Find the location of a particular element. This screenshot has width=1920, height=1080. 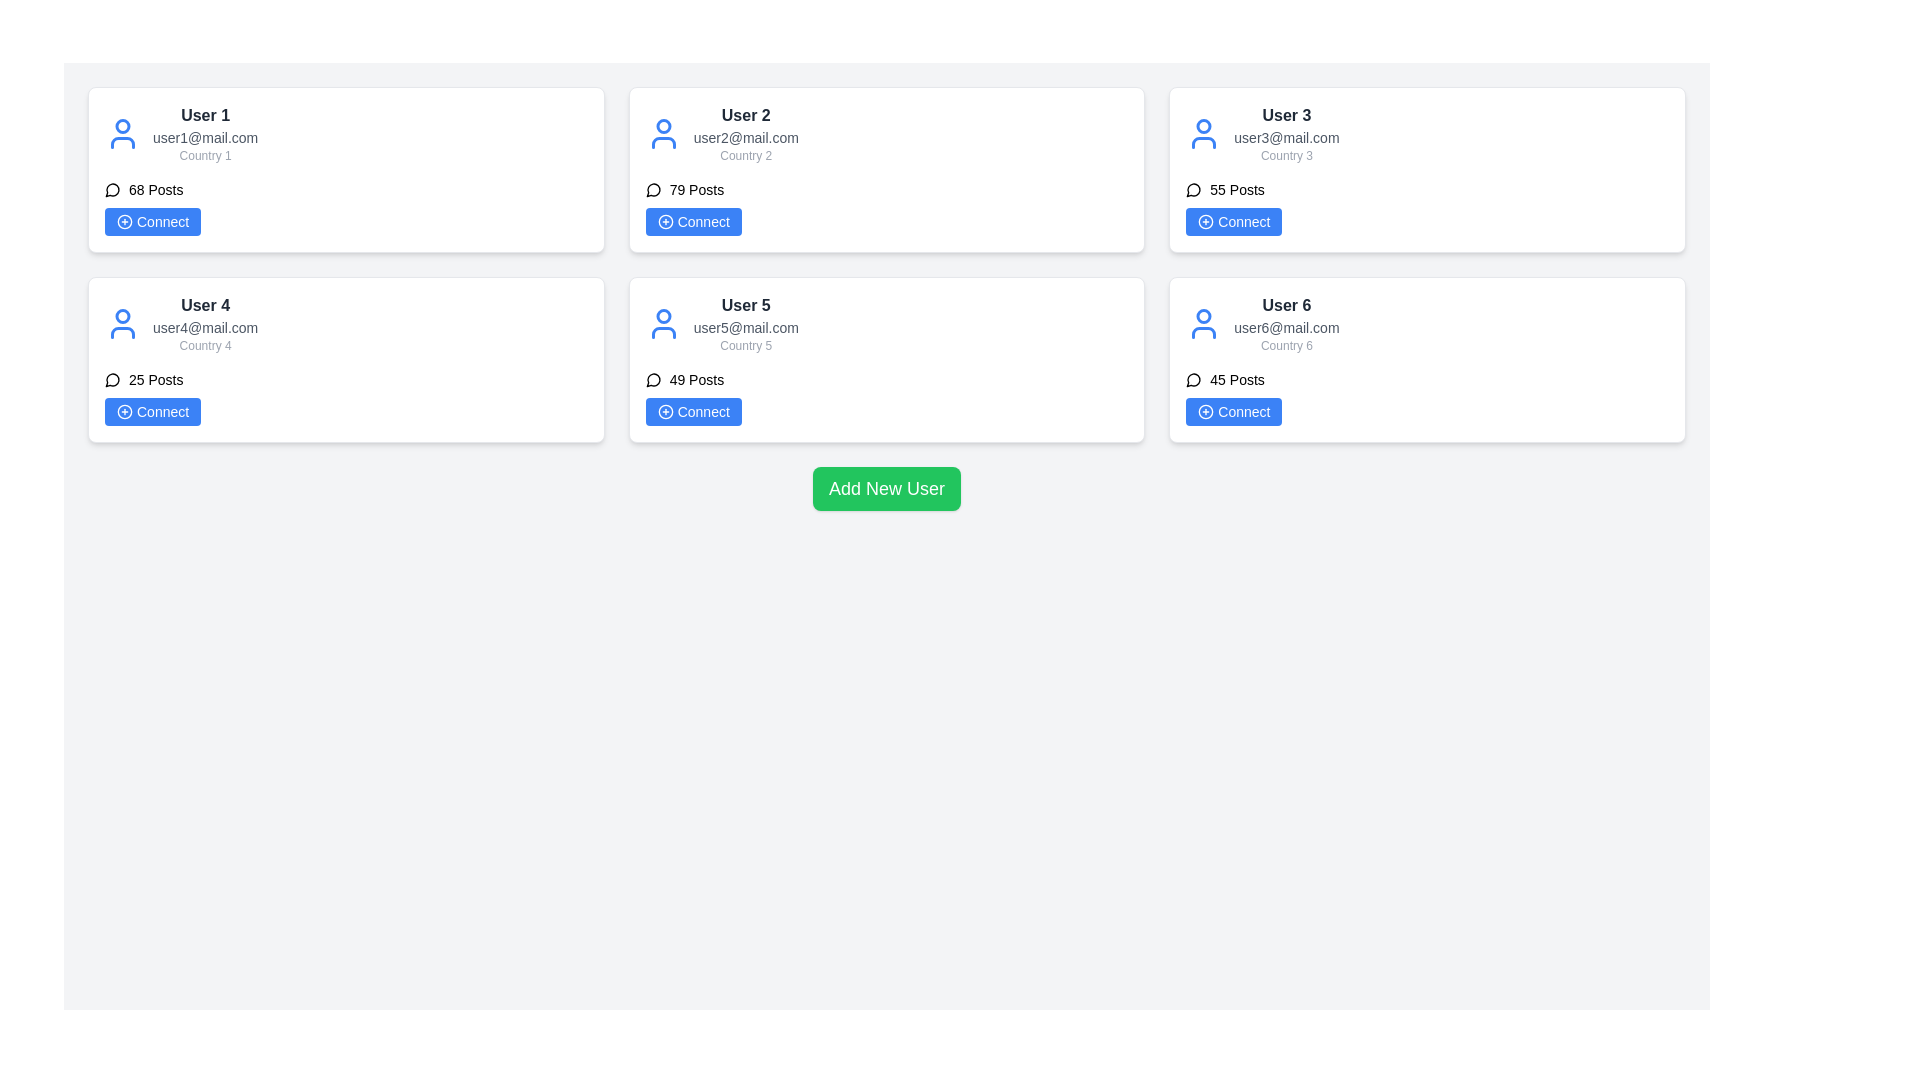

the 'Connect' button in the user card for 'User 6' is located at coordinates (1426, 397).